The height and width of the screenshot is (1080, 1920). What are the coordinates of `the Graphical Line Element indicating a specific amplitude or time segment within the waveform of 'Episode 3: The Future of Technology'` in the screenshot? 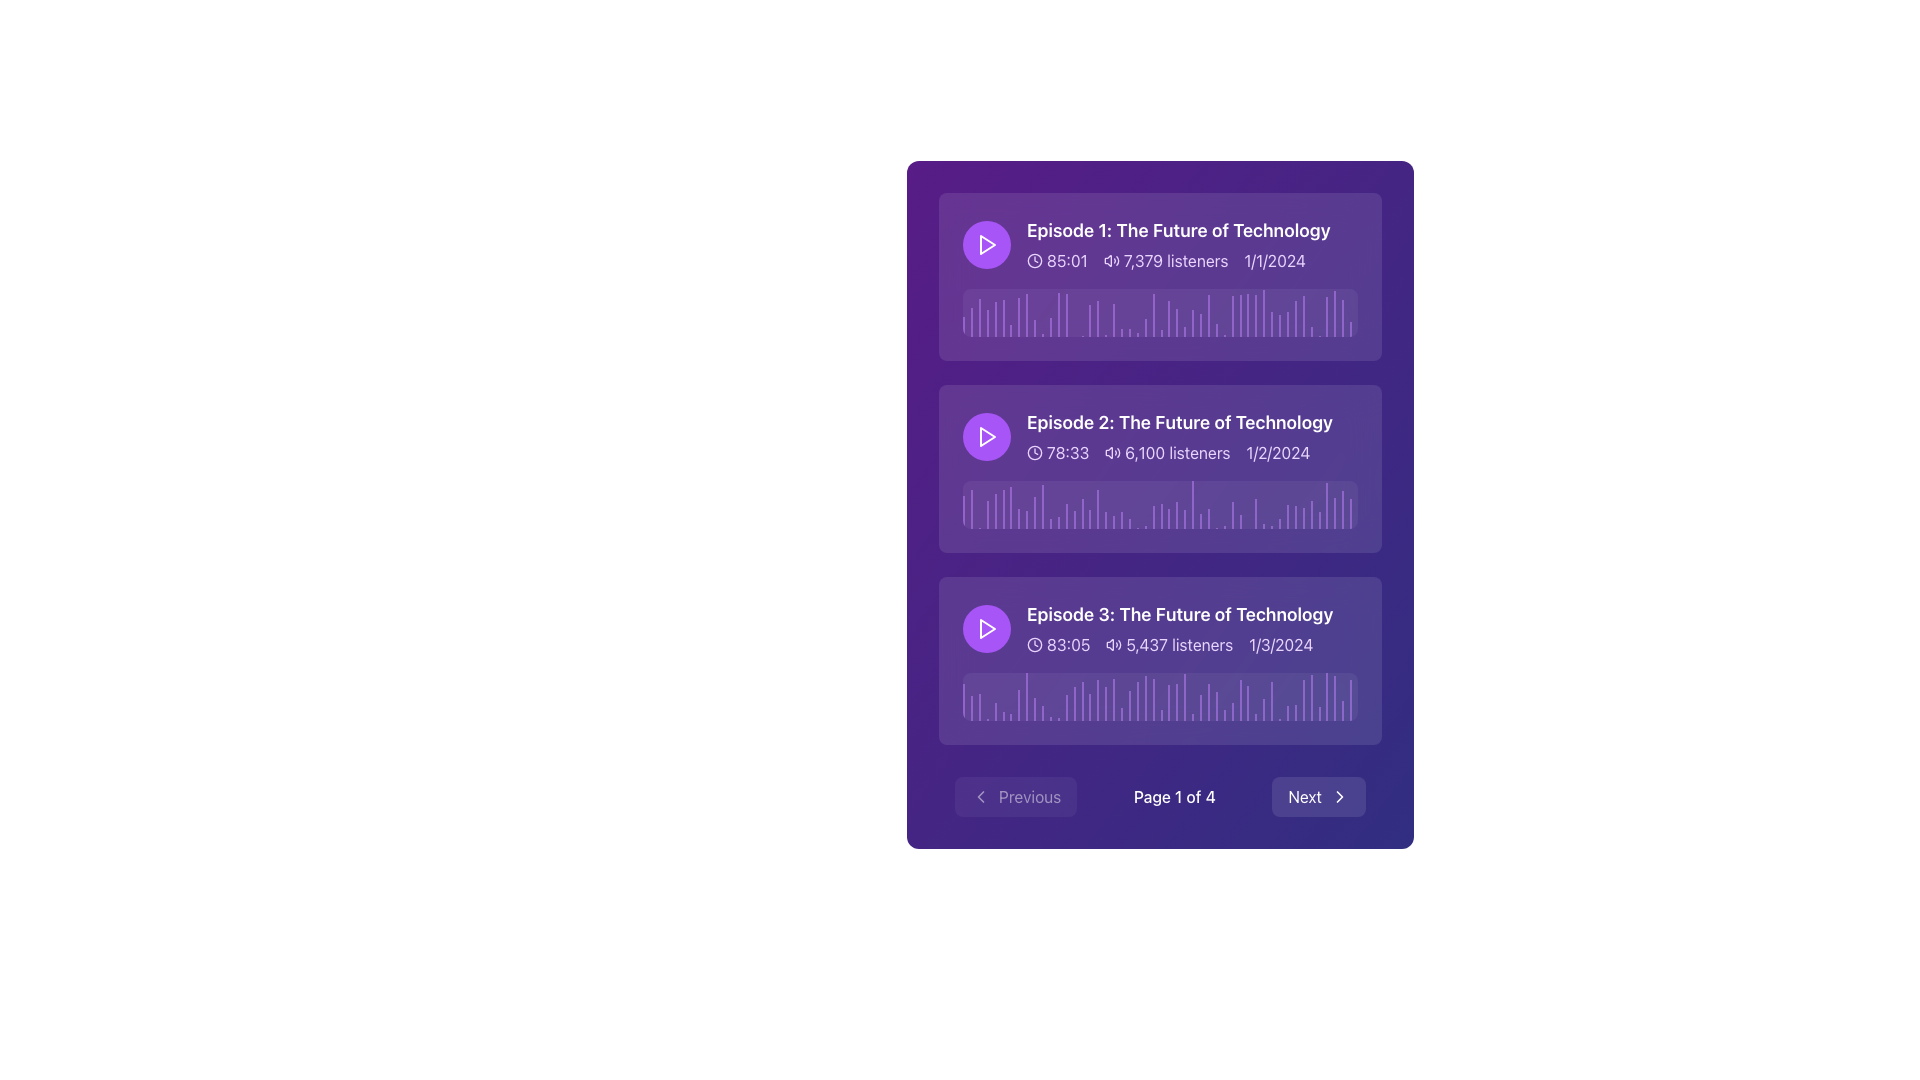 It's located at (1041, 712).